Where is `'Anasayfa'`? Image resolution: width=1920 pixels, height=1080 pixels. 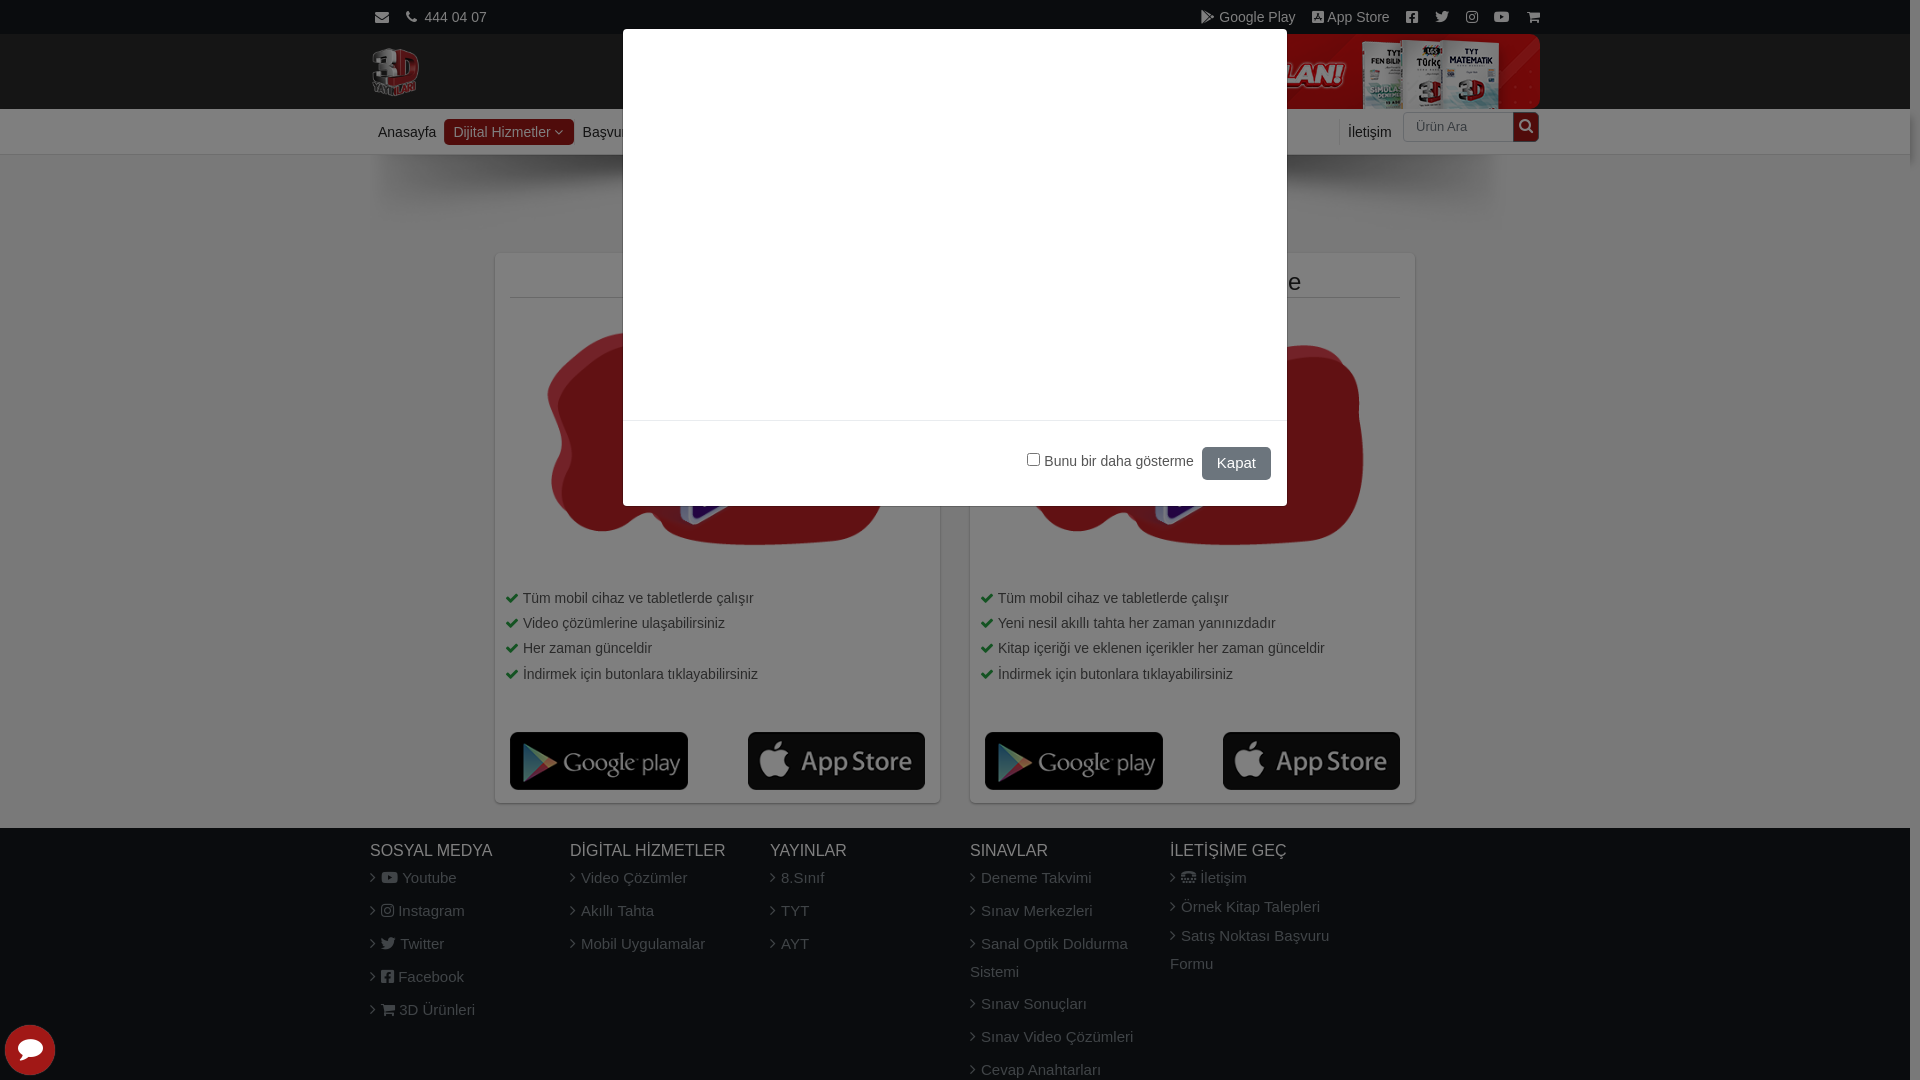
'Anasayfa' is located at coordinates (406, 131).